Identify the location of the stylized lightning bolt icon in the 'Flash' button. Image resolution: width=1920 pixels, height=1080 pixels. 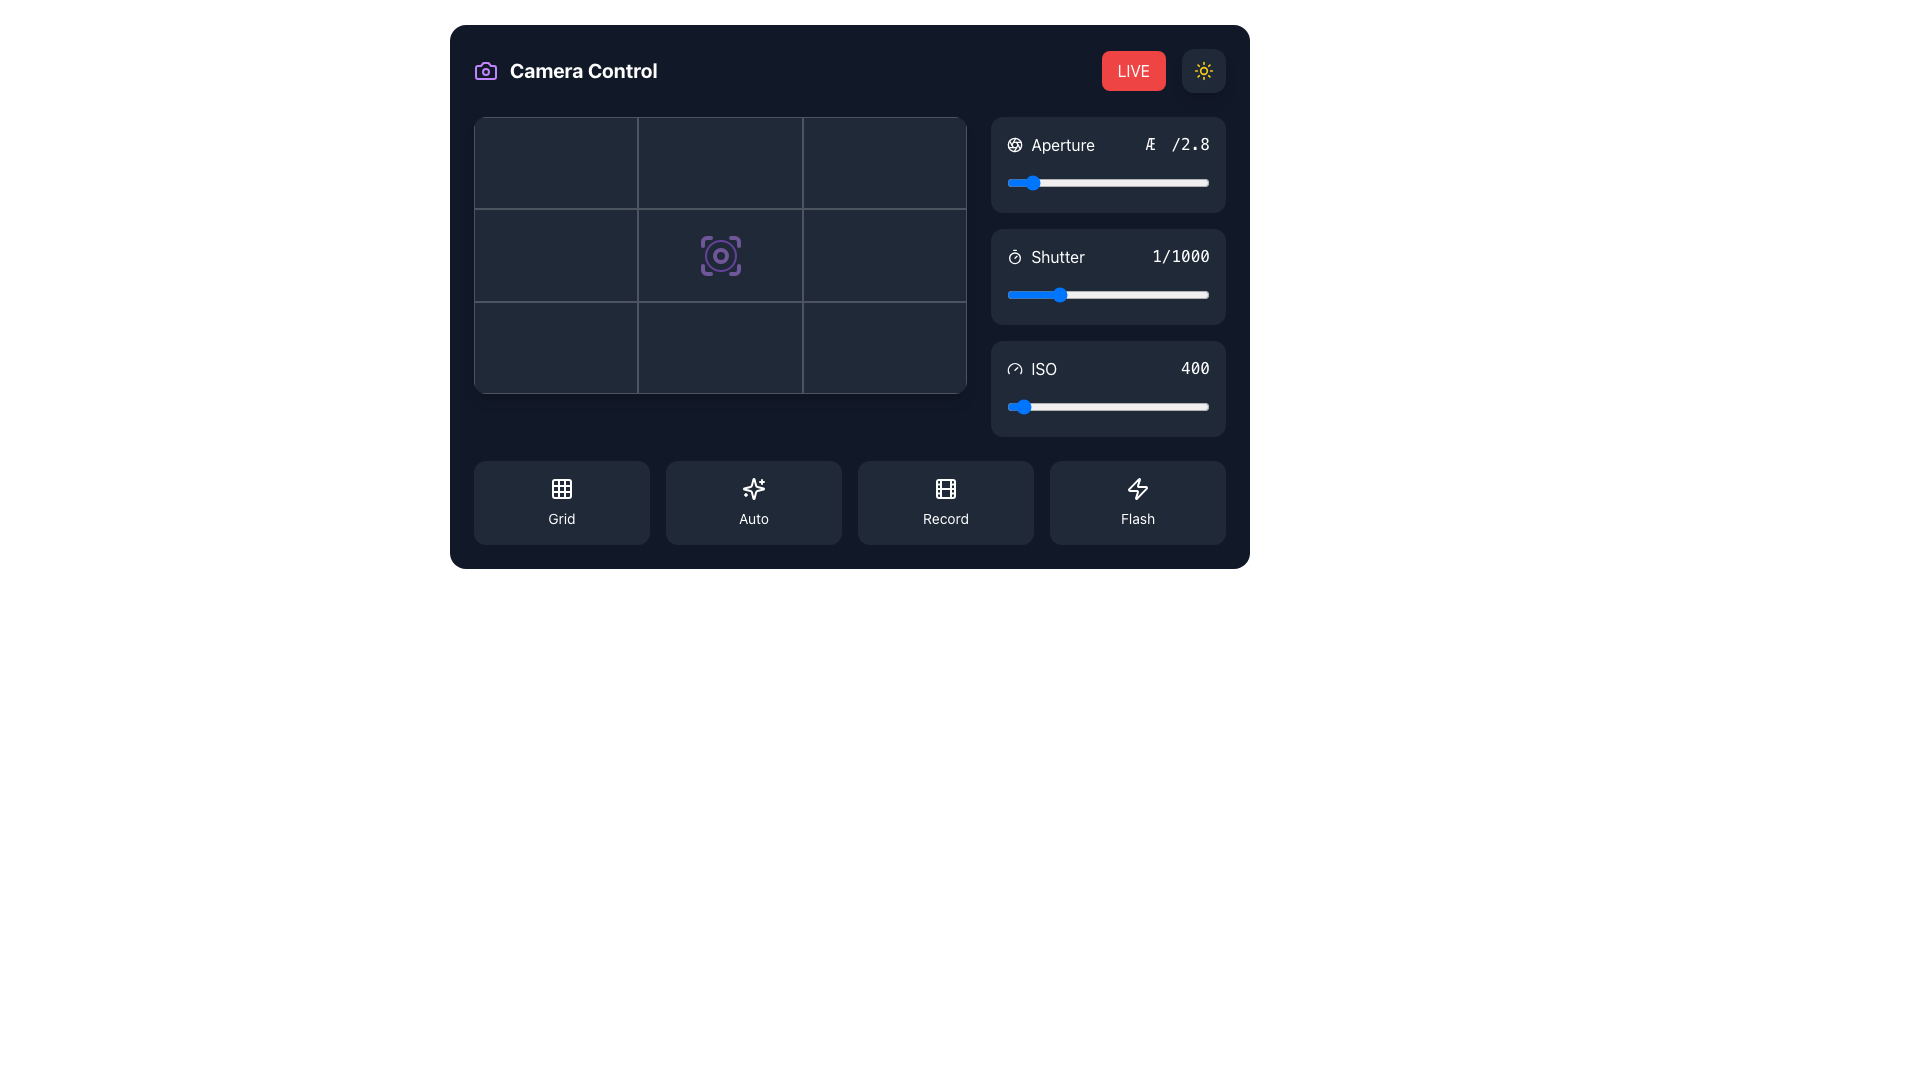
(1137, 489).